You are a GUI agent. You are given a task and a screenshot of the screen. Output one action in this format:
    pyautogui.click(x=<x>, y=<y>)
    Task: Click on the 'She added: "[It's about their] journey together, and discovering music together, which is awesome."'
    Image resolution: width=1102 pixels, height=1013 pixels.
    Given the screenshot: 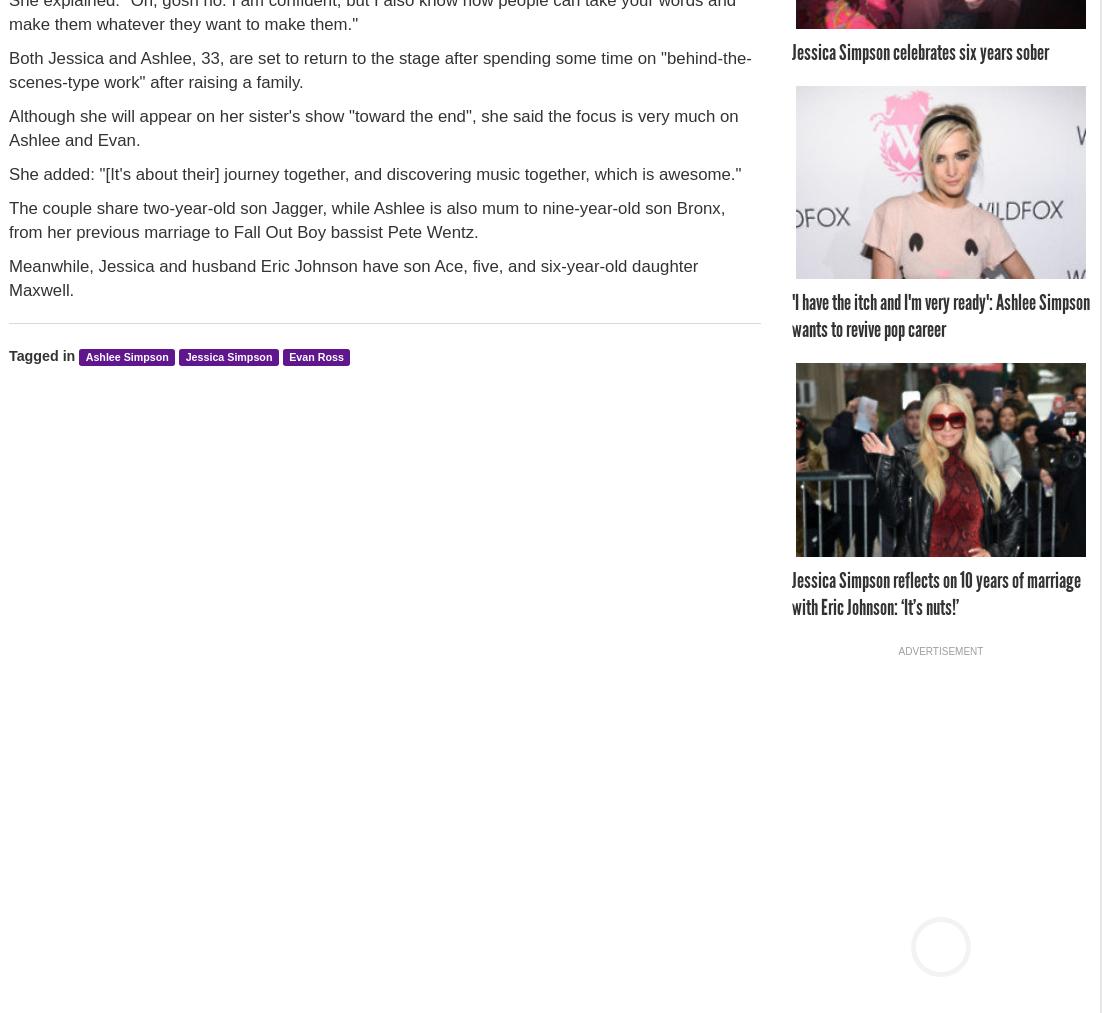 What is the action you would take?
    pyautogui.click(x=374, y=173)
    